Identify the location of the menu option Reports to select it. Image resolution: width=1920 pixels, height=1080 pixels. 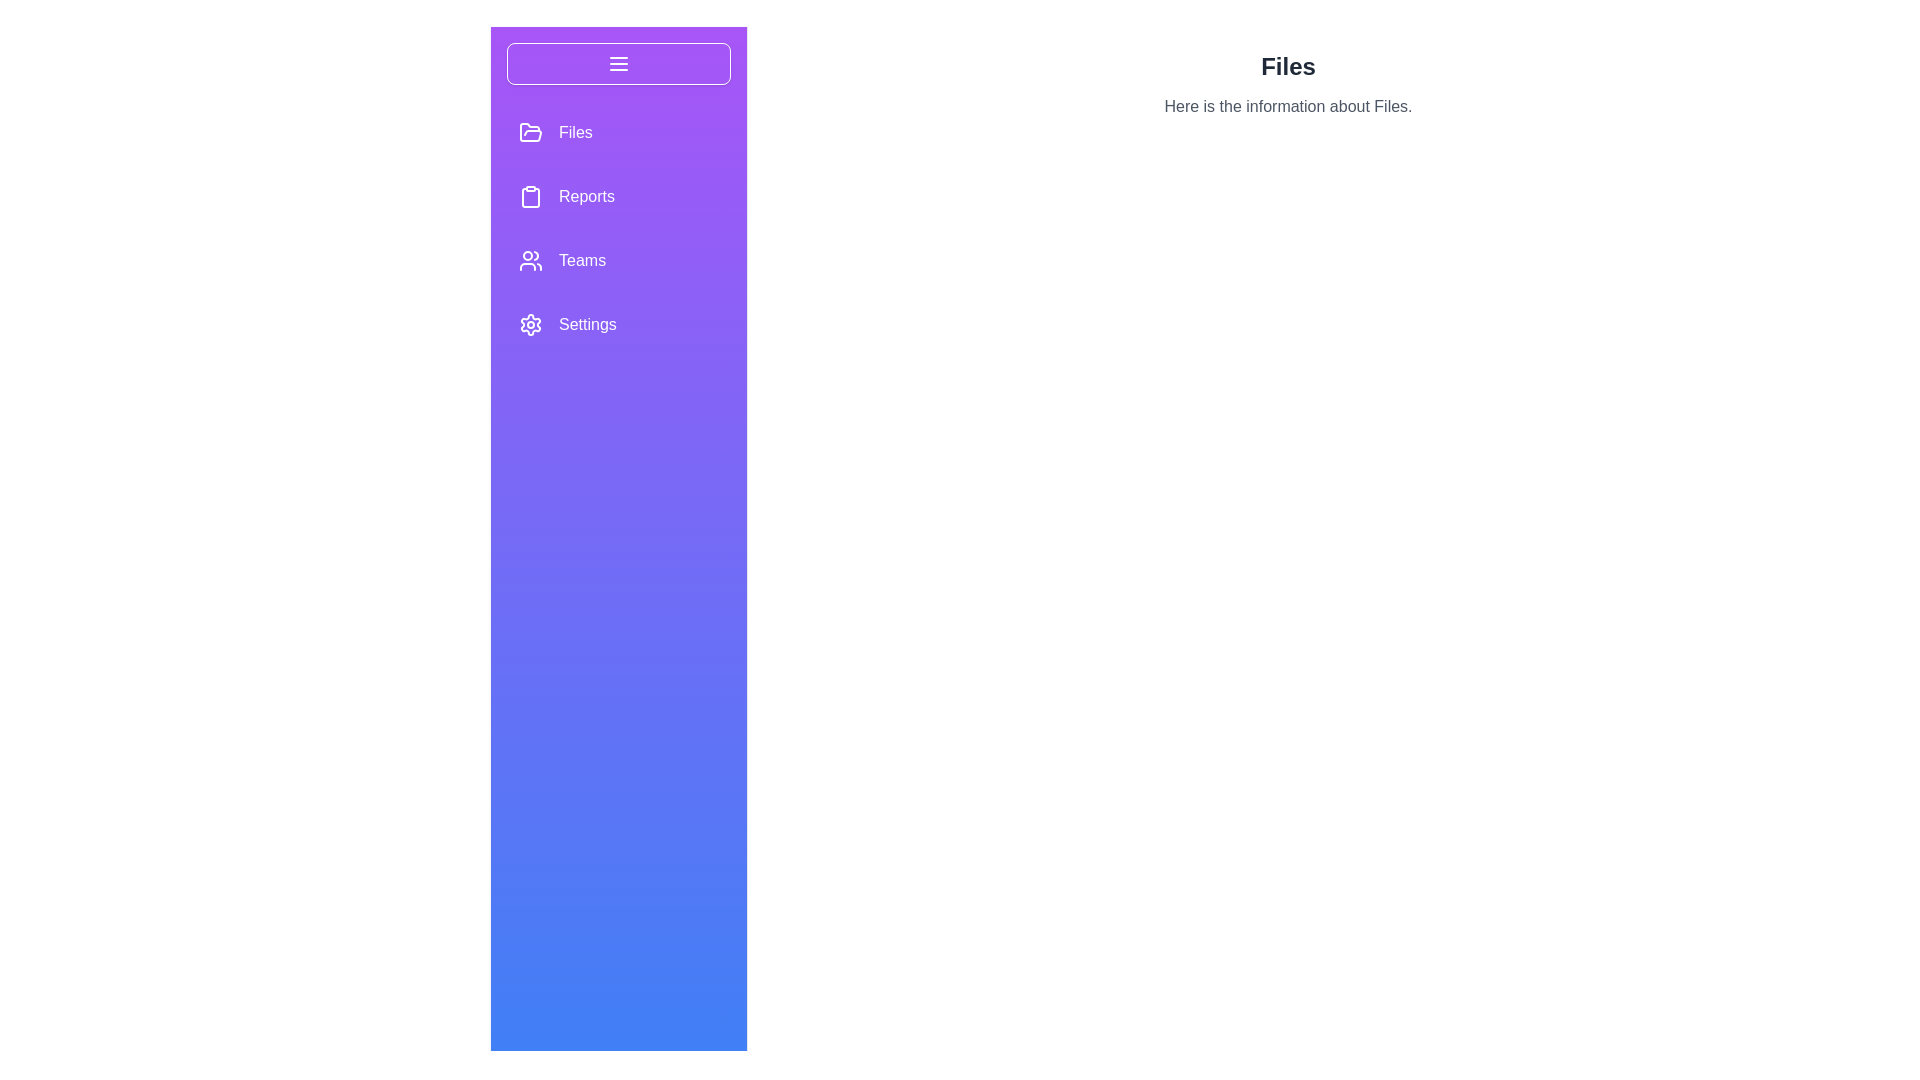
(531, 196).